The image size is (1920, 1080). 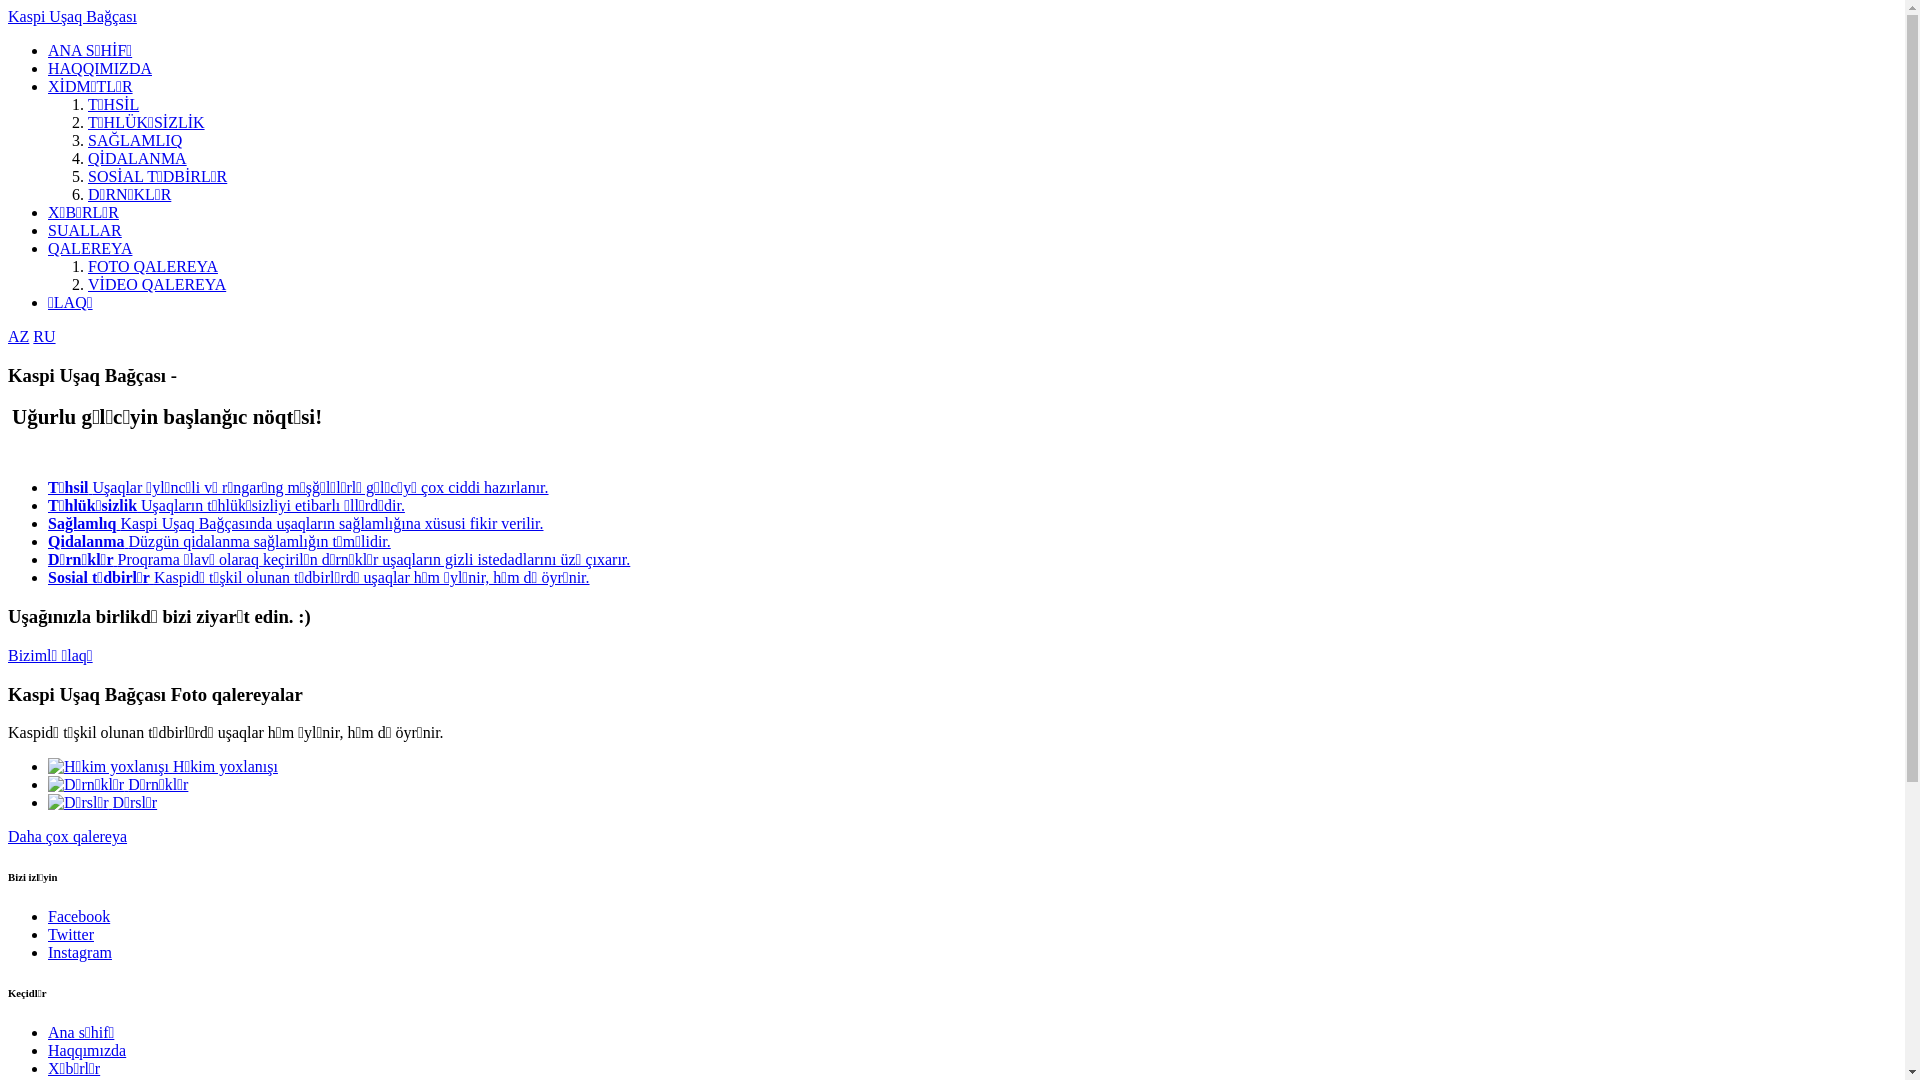 What do you see at coordinates (89, 247) in the screenshot?
I see `'QALEREYA'` at bounding box center [89, 247].